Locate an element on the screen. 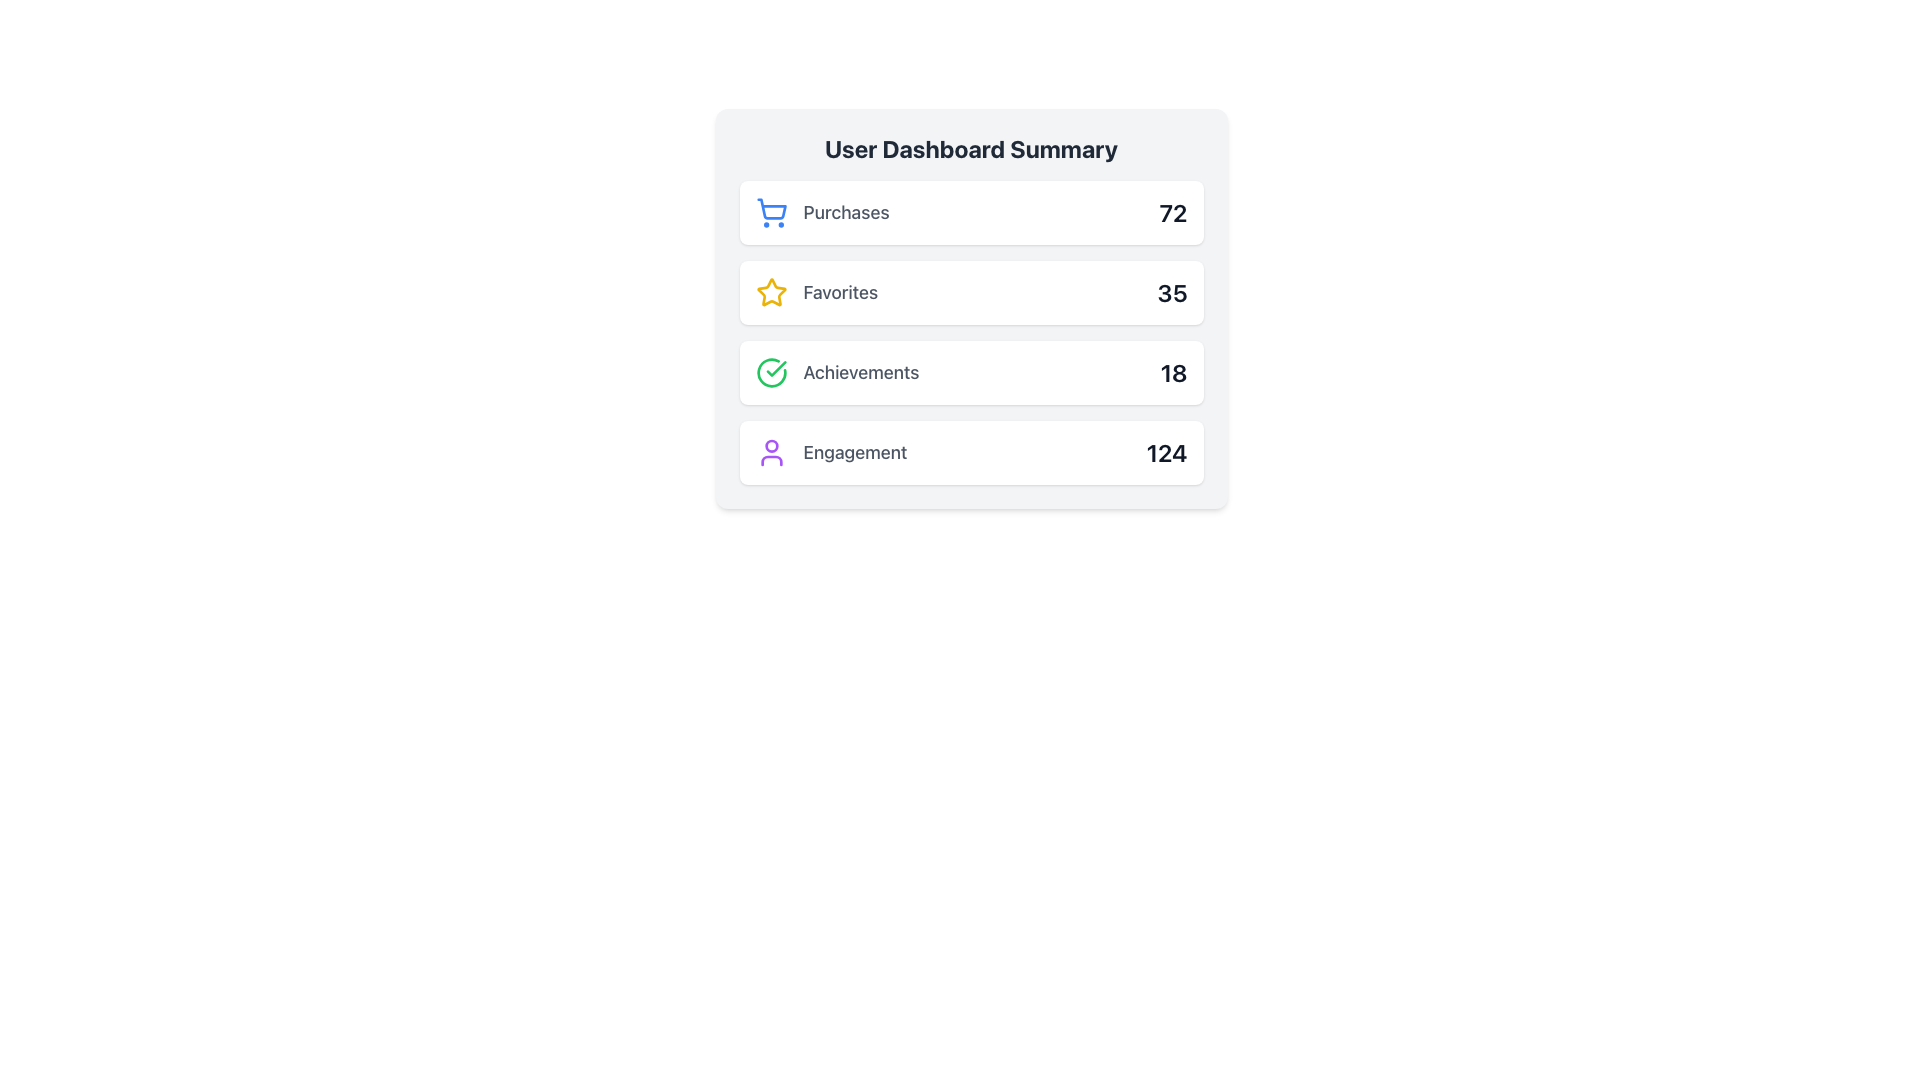  the numerical label displaying '35', which is located at the far right of the 'Favorites' section in the dashboard grid is located at coordinates (1172, 293).